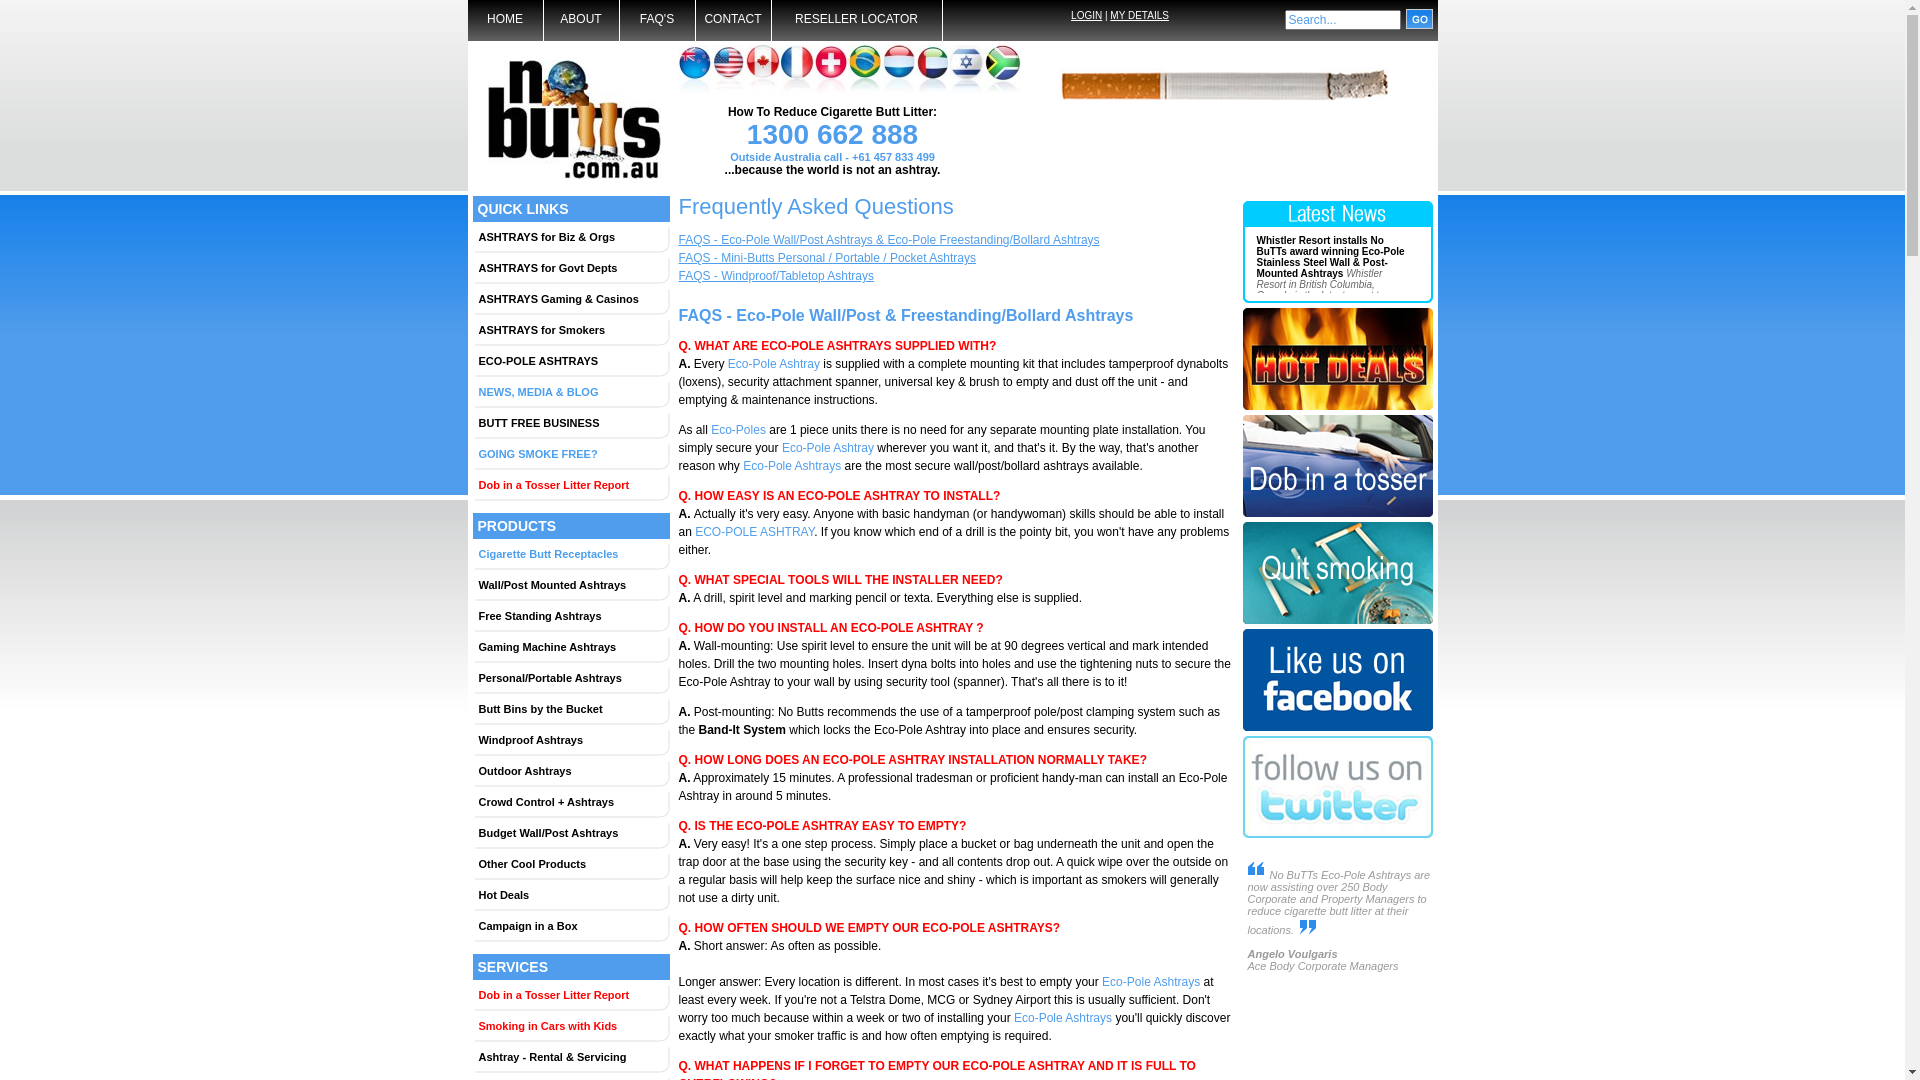 This screenshot has width=1920, height=1080. I want to click on 'FAQS - Mini-Butts Personal / Portable / Pocket Ashtrays', so click(826, 257).